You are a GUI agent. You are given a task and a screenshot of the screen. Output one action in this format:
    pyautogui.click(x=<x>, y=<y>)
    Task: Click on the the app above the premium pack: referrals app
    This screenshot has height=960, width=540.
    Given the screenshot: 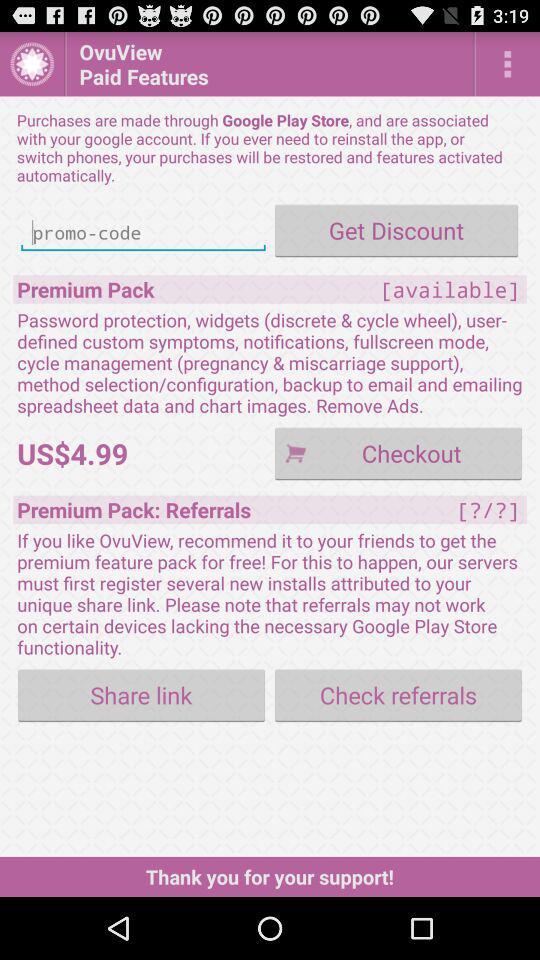 What is the action you would take?
    pyautogui.click(x=398, y=453)
    